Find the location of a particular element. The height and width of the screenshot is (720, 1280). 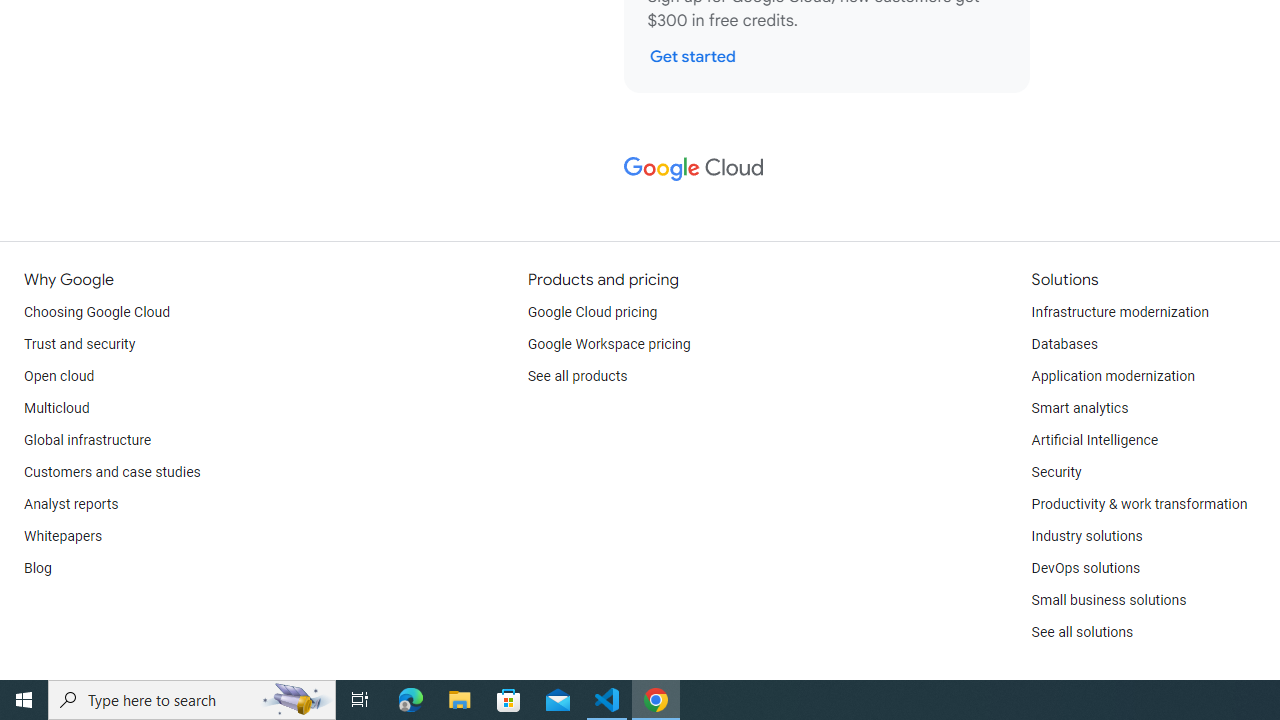

'Trust and security' is located at coordinates (80, 343).